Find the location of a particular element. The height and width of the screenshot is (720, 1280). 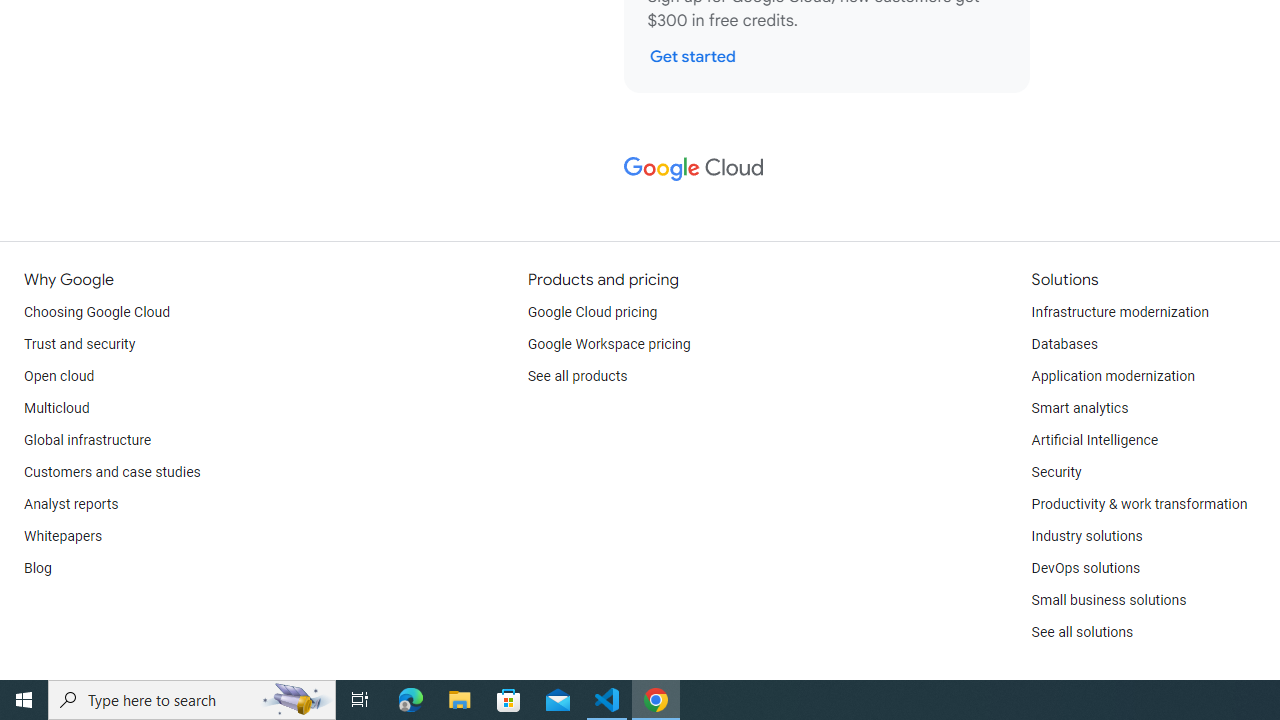

'Trust and security' is located at coordinates (80, 343).